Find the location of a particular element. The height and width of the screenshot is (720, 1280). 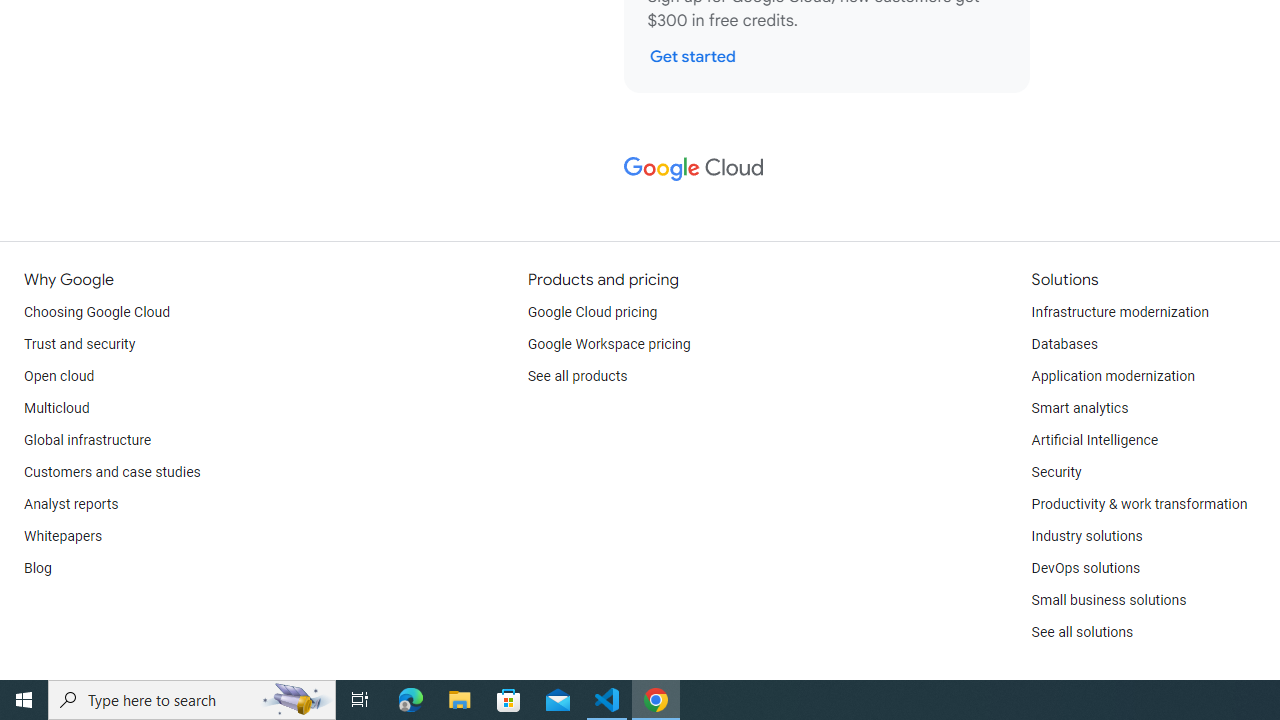

'Trust and security' is located at coordinates (80, 343).